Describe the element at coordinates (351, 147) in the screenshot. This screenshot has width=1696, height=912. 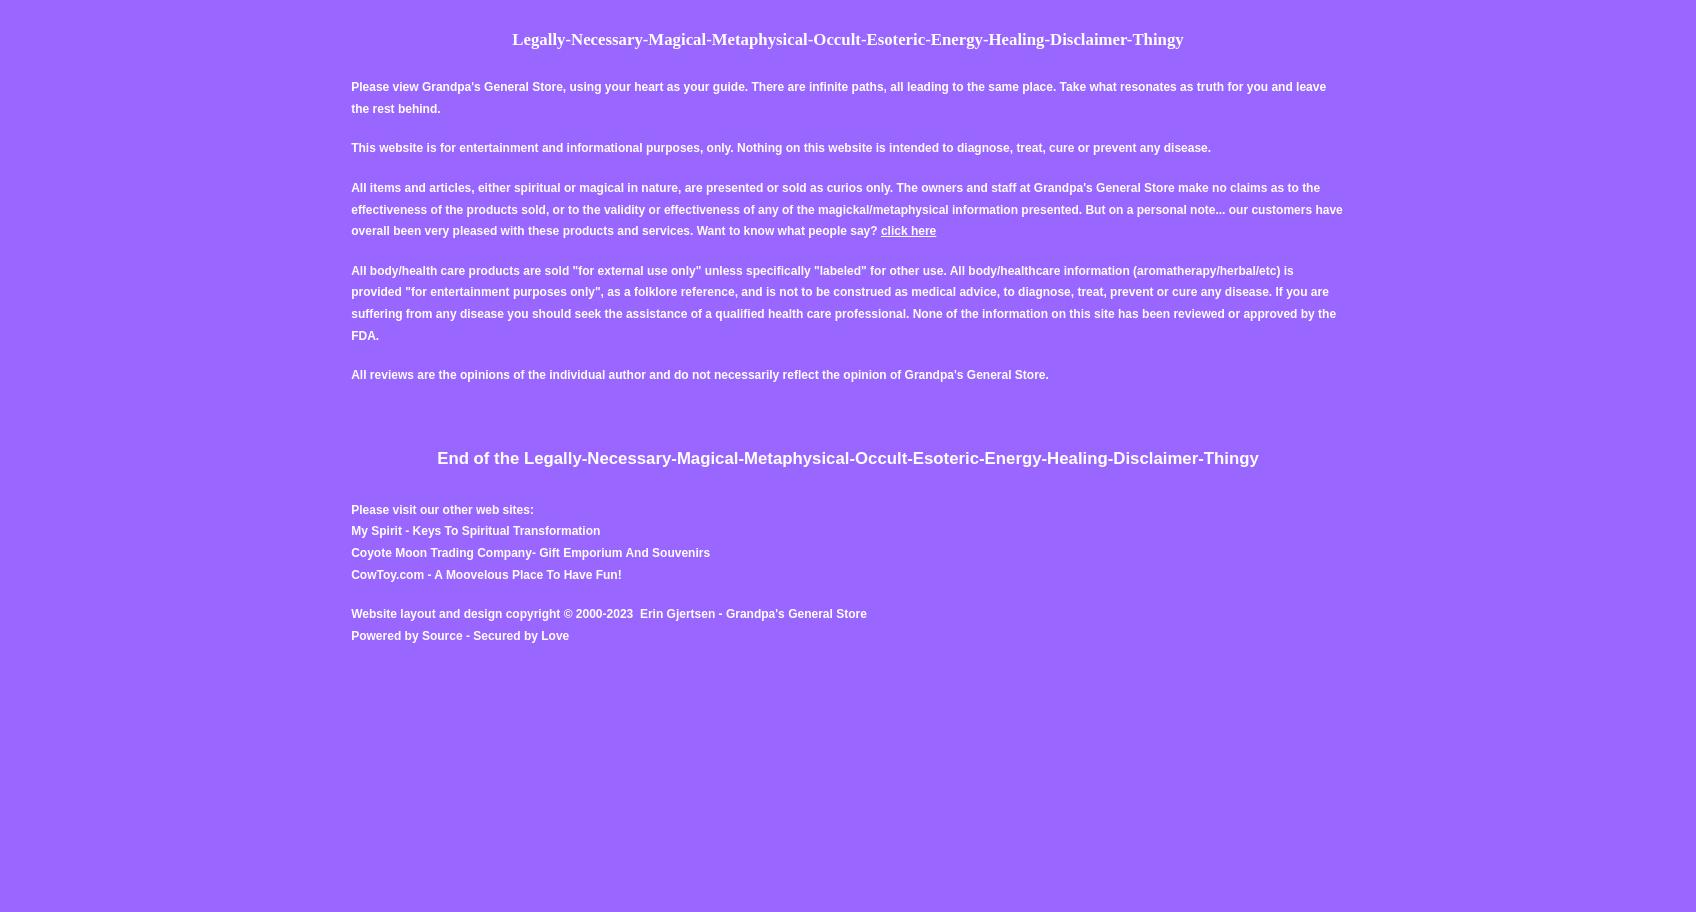
I see `'This website is for entertainment and informational purposes, only. Nothing on this website is intended to diagnose, treat, cure or prevent any disease.'` at that location.